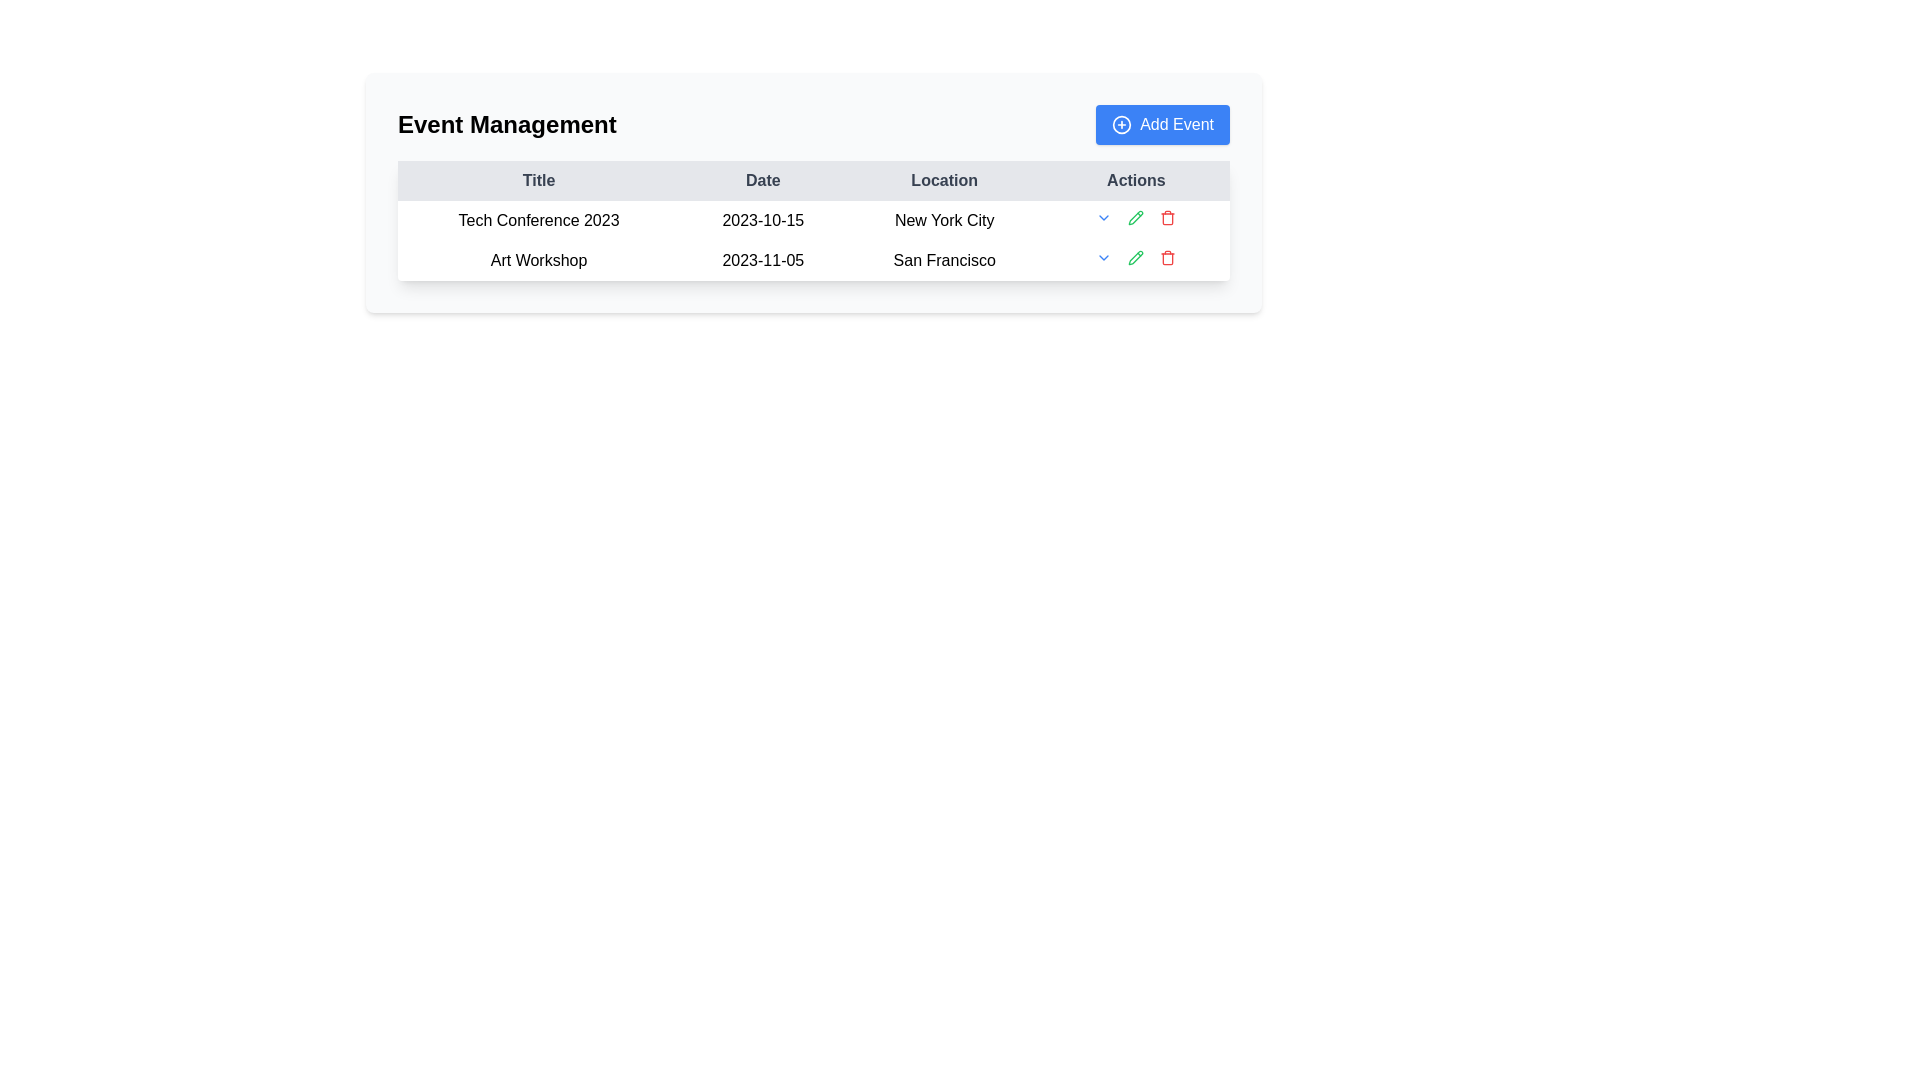 The height and width of the screenshot is (1080, 1920). What do you see at coordinates (1163, 124) in the screenshot?
I see `the 'Add New Event' button located at the top-right corner of the event management system` at bounding box center [1163, 124].